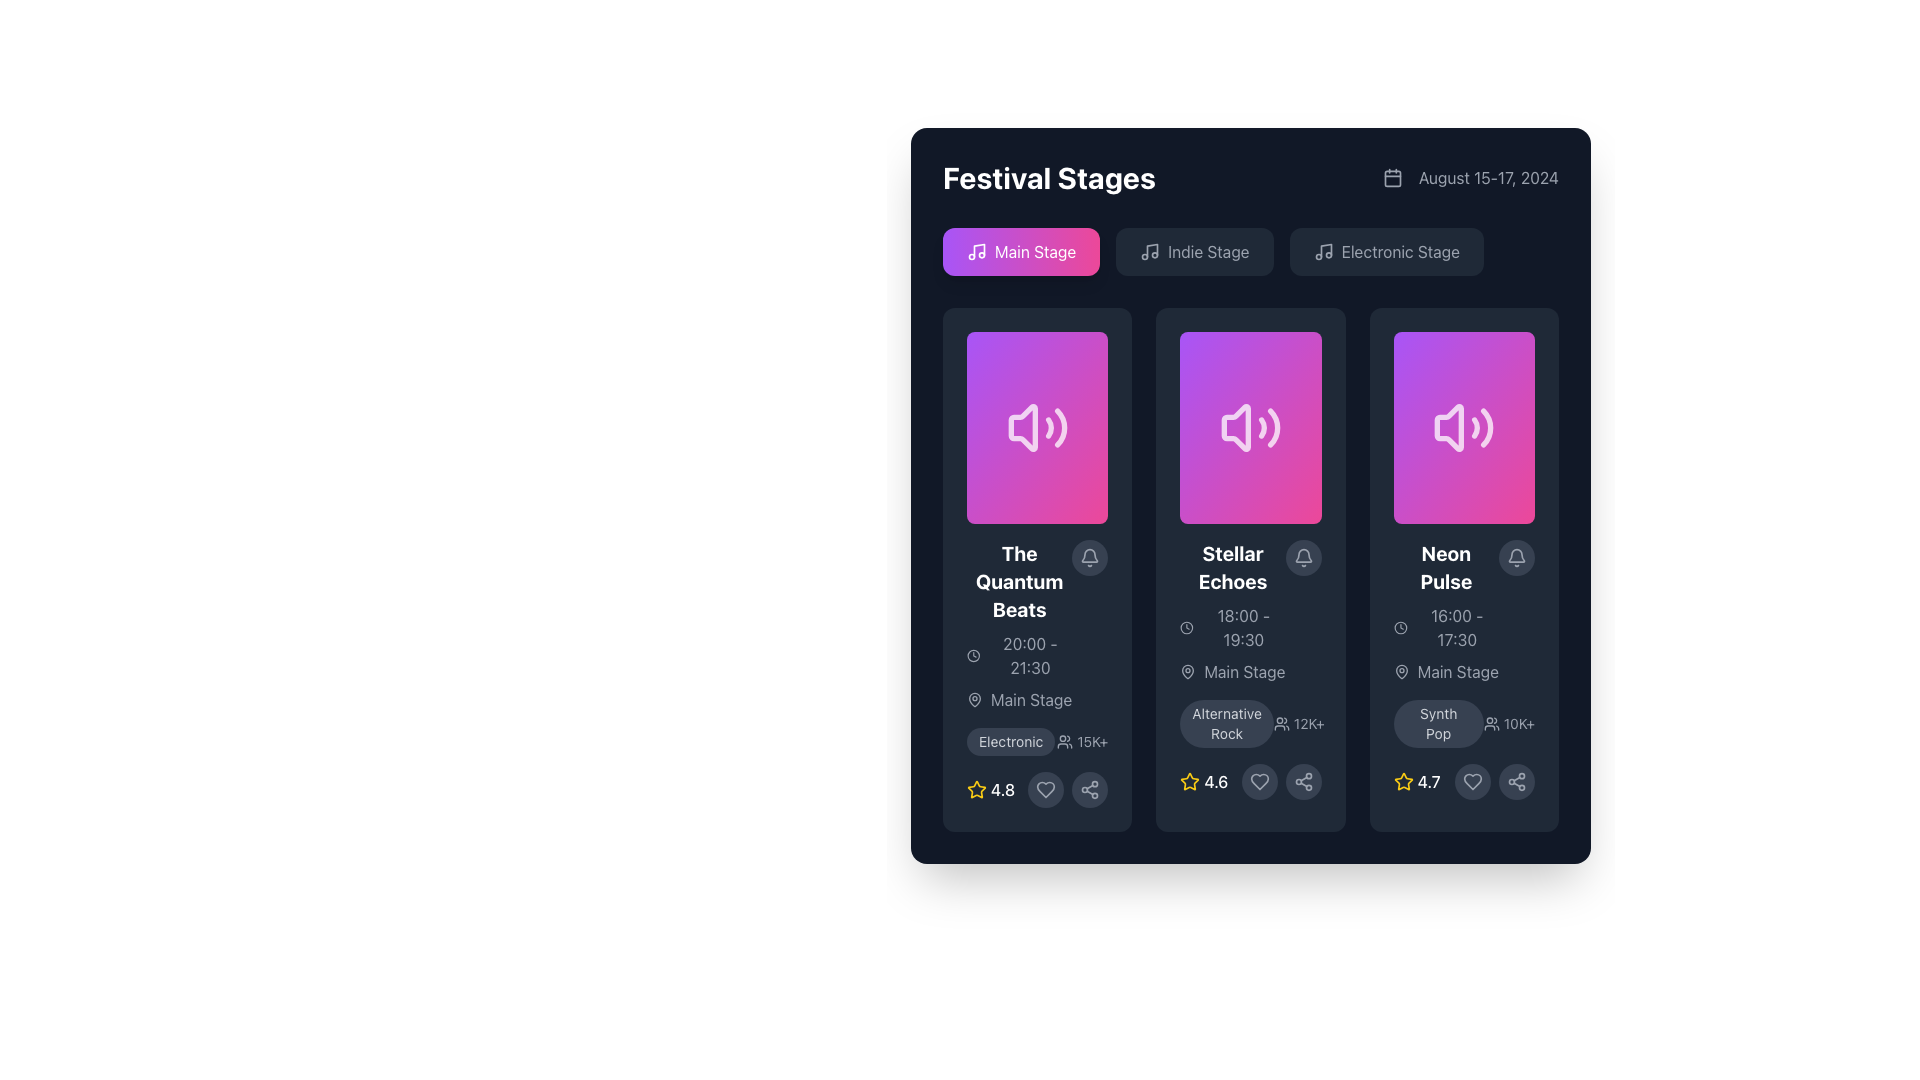 Image resolution: width=1920 pixels, height=1080 pixels. What do you see at coordinates (1048, 427) in the screenshot?
I see `the red arc-like graphical icon representing a sound wave, which is part of a sound-related graphic situated to the right of the speaker symbol` at bounding box center [1048, 427].